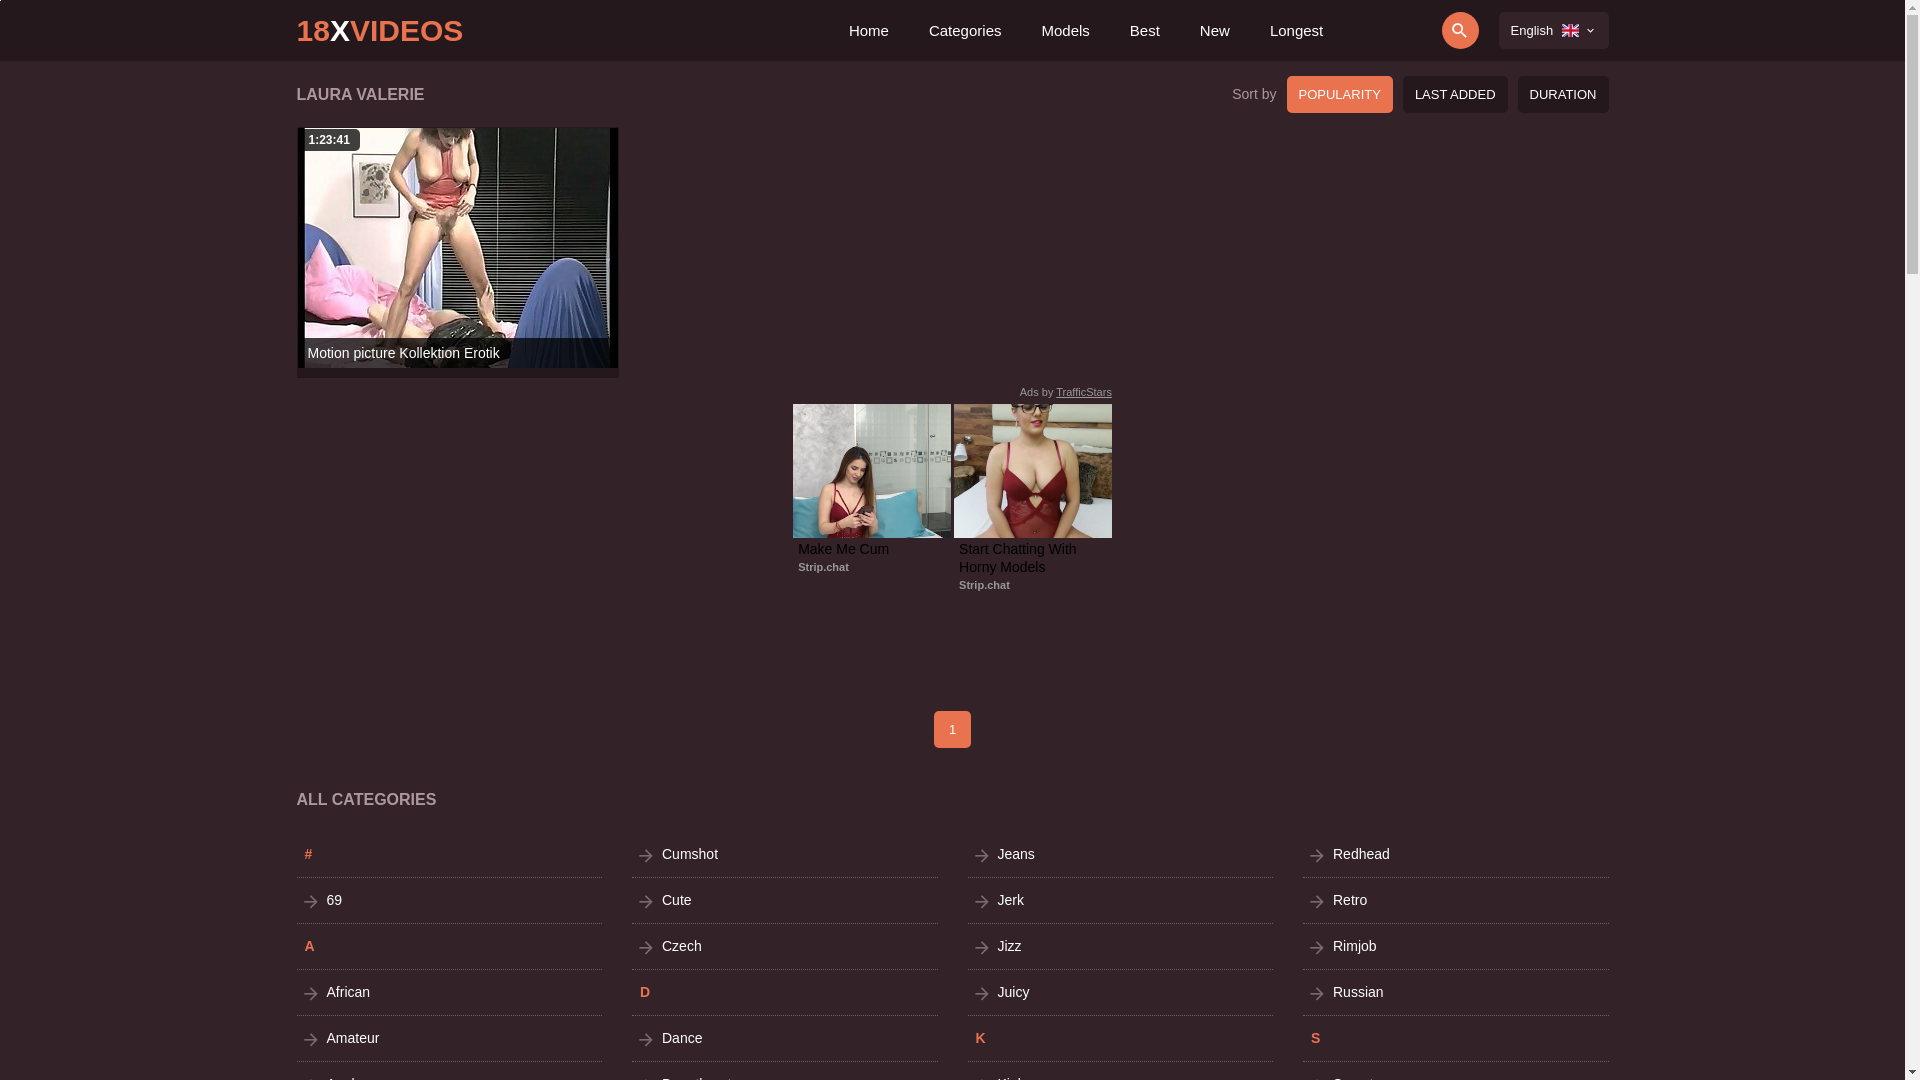  What do you see at coordinates (1455, 94) in the screenshot?
I see `'LAST ADDED'` at bounding box center [1455, 94].